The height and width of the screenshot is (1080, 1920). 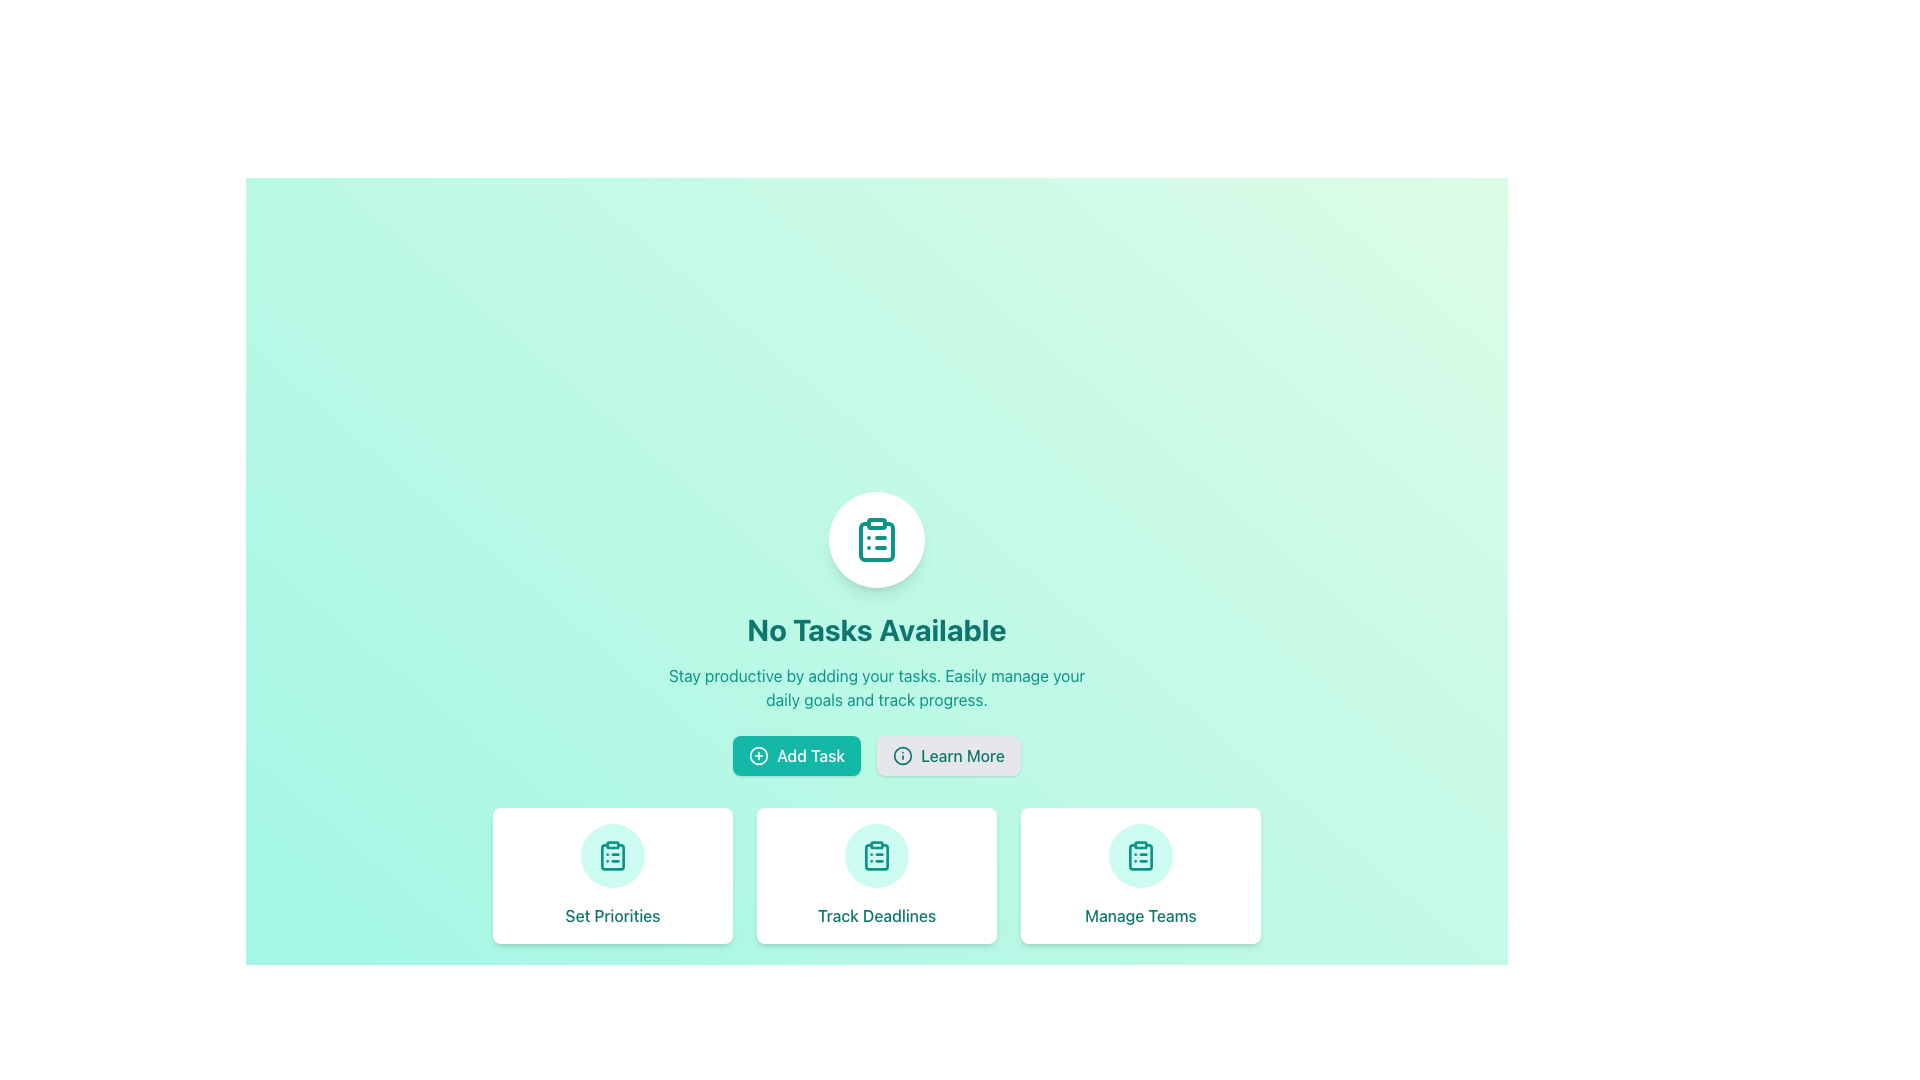 What do you see at coordinates (877, 540) in the screenshot?
I see `the circular button with a white background and teal clipboard icon located at the center of the interface, above the text 'No Tasks Available'` at bounding box center [877, 540].